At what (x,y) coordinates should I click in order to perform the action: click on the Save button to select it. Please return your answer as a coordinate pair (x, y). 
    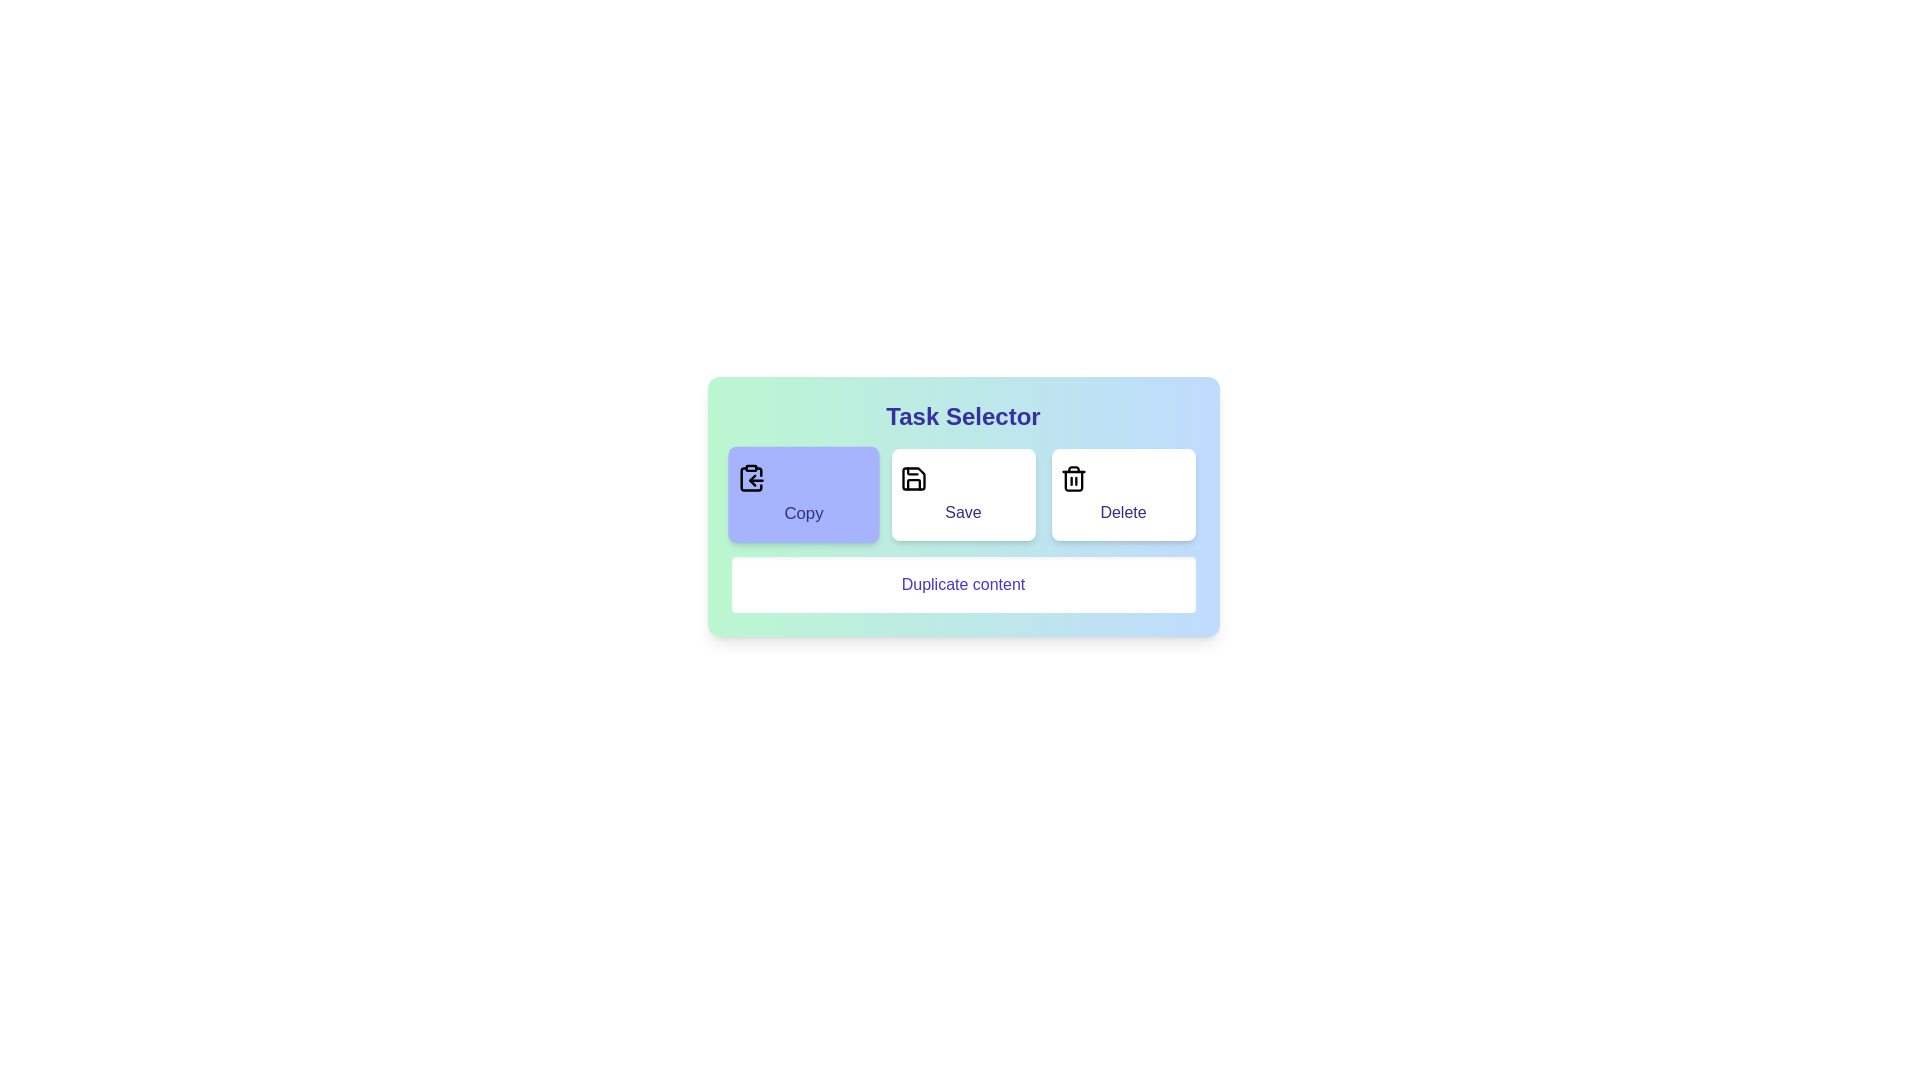
    Looking at the image, I should click on (963, 494).